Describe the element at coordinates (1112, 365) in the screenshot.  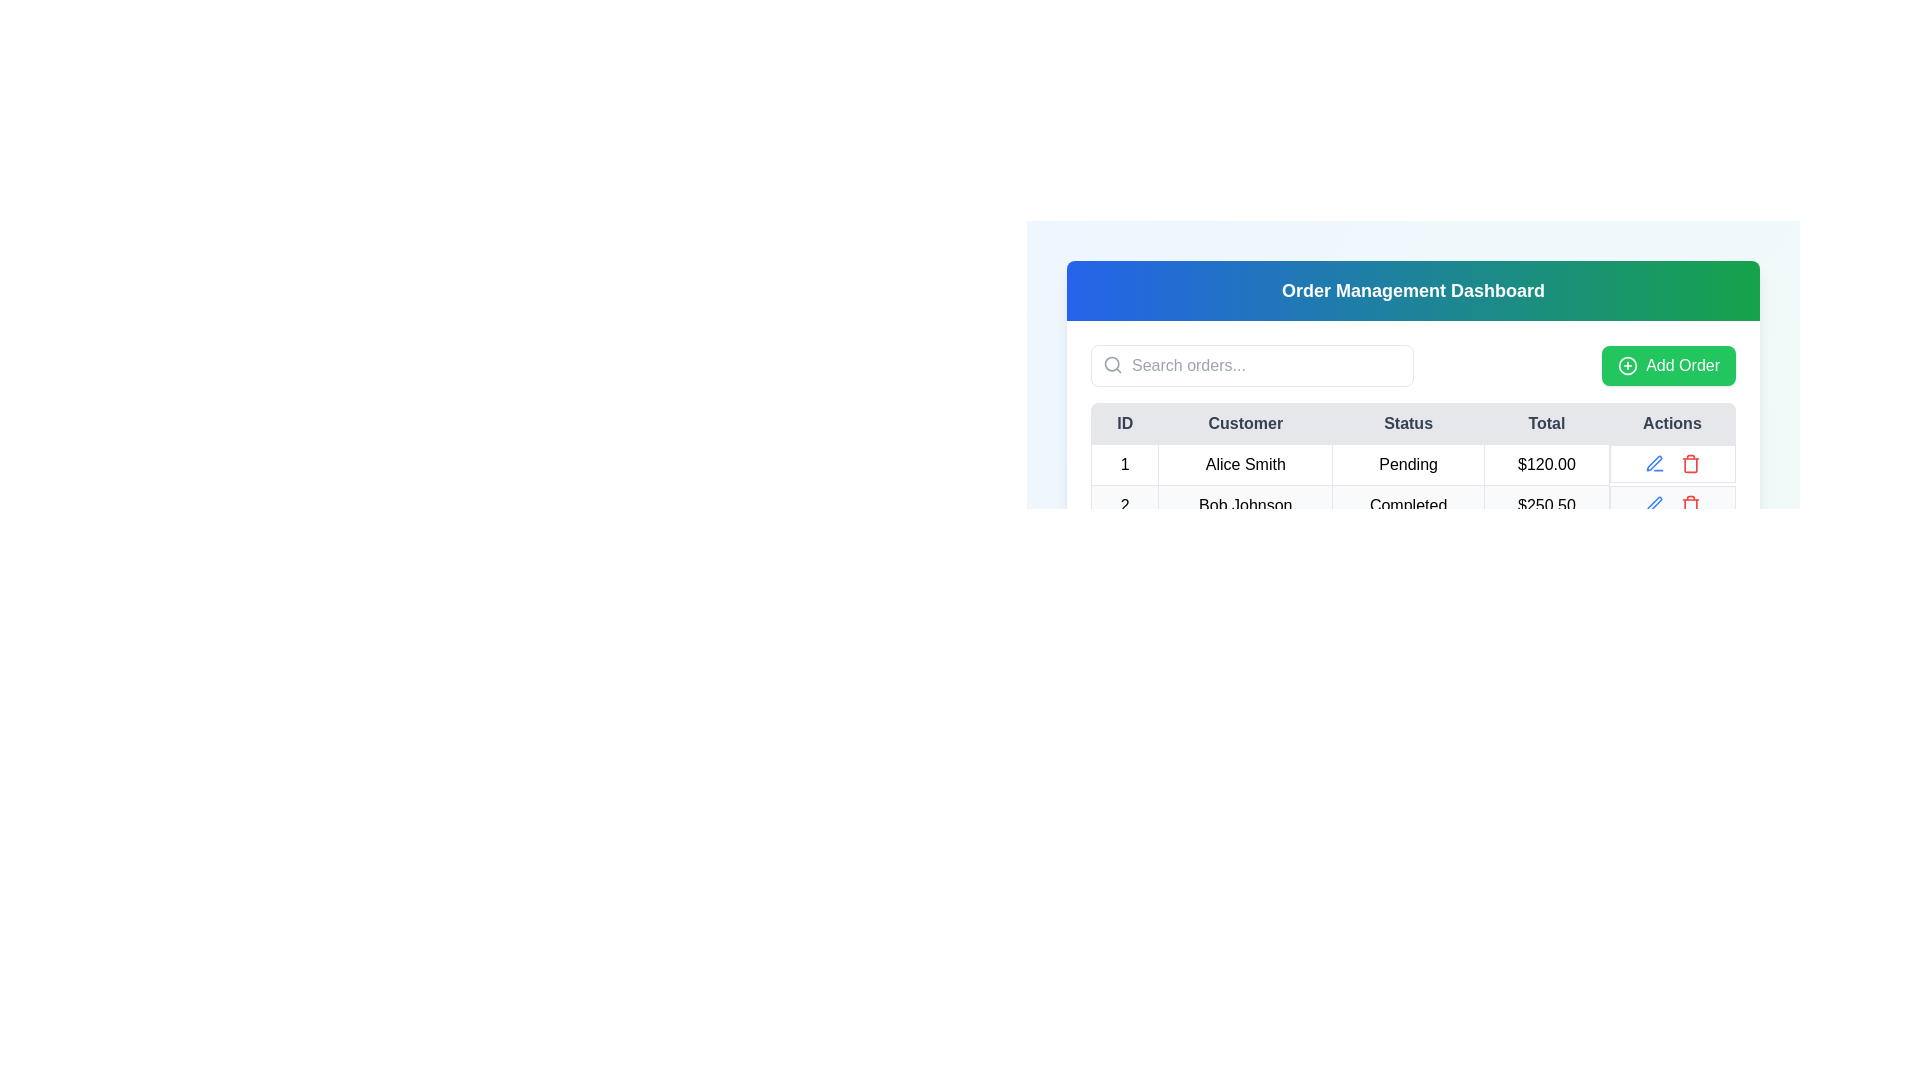
I see `the search icon located on the left side of the input box labeled 'Search orders...'` at that location.